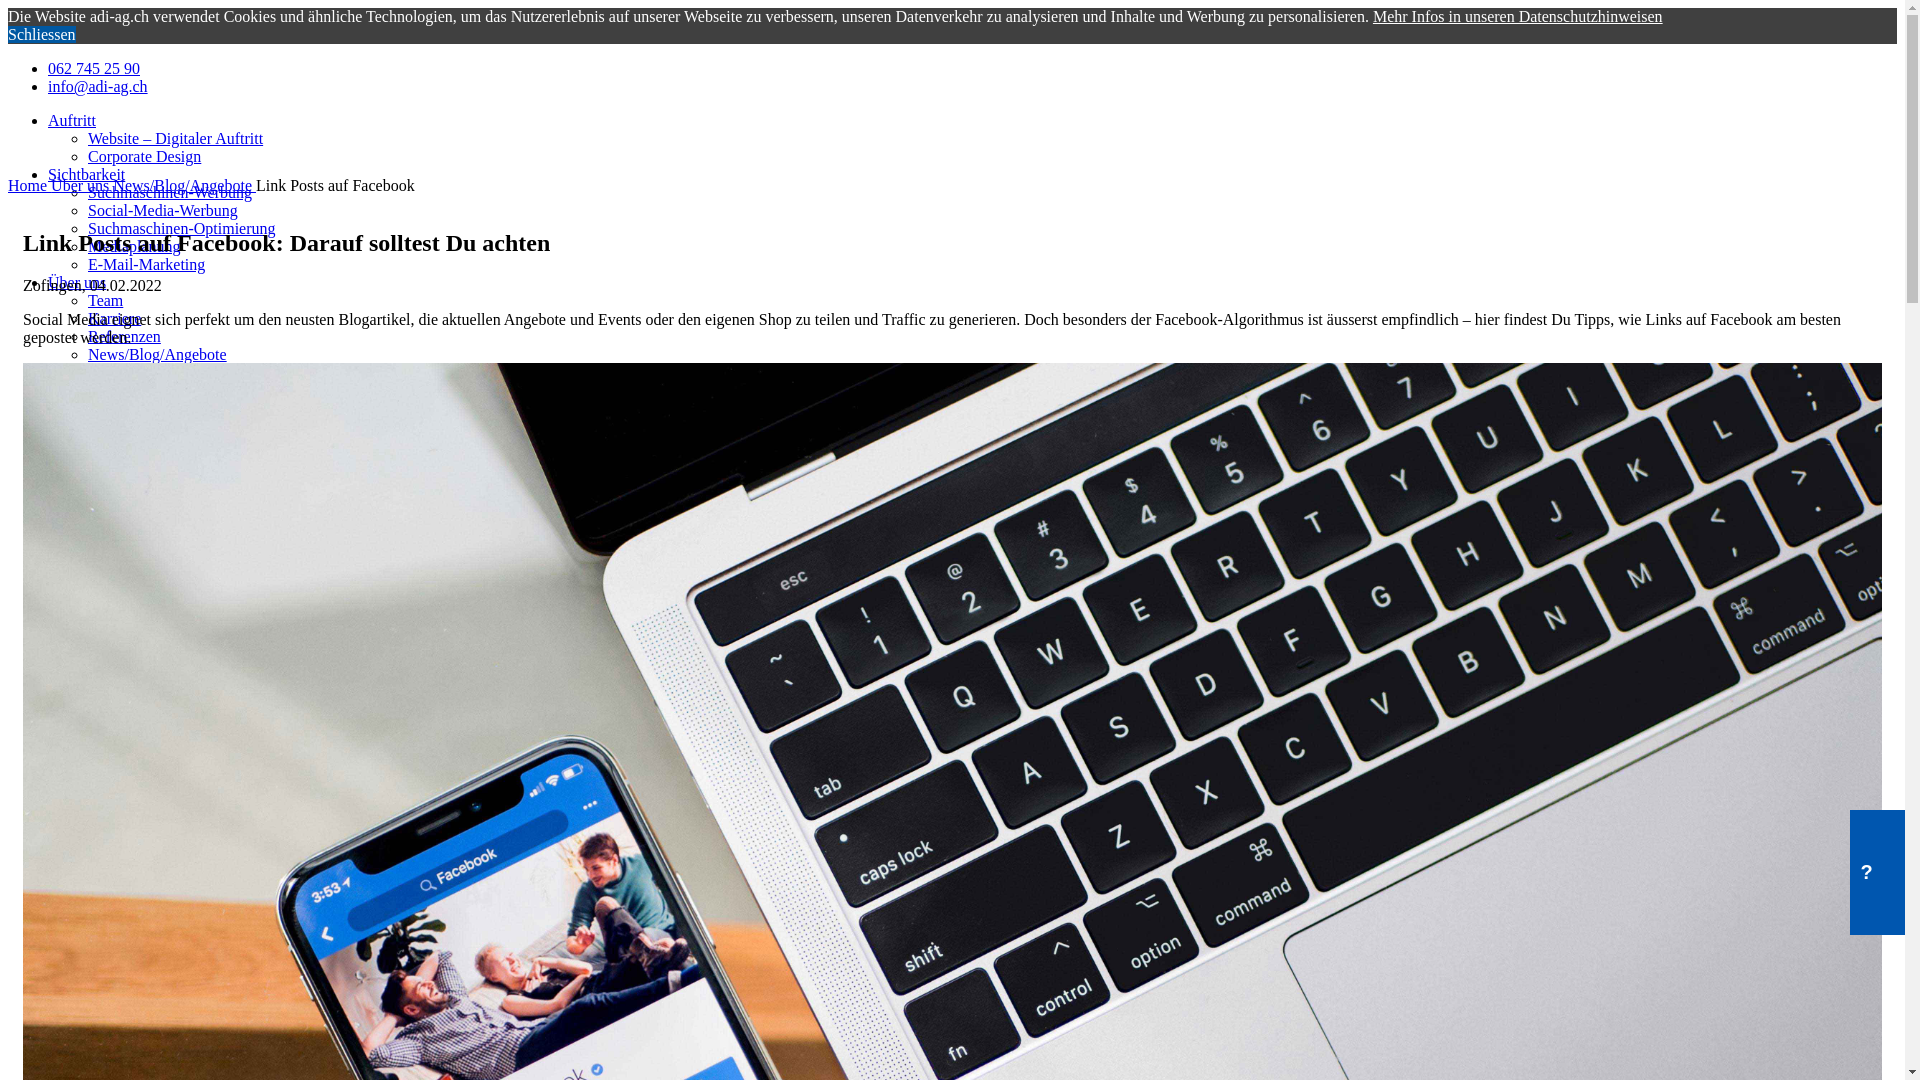 The image size is (1920, 1080). Describe the element at coordinates (86, 317) in the screenshot. I see `'Karriere'` at that location.